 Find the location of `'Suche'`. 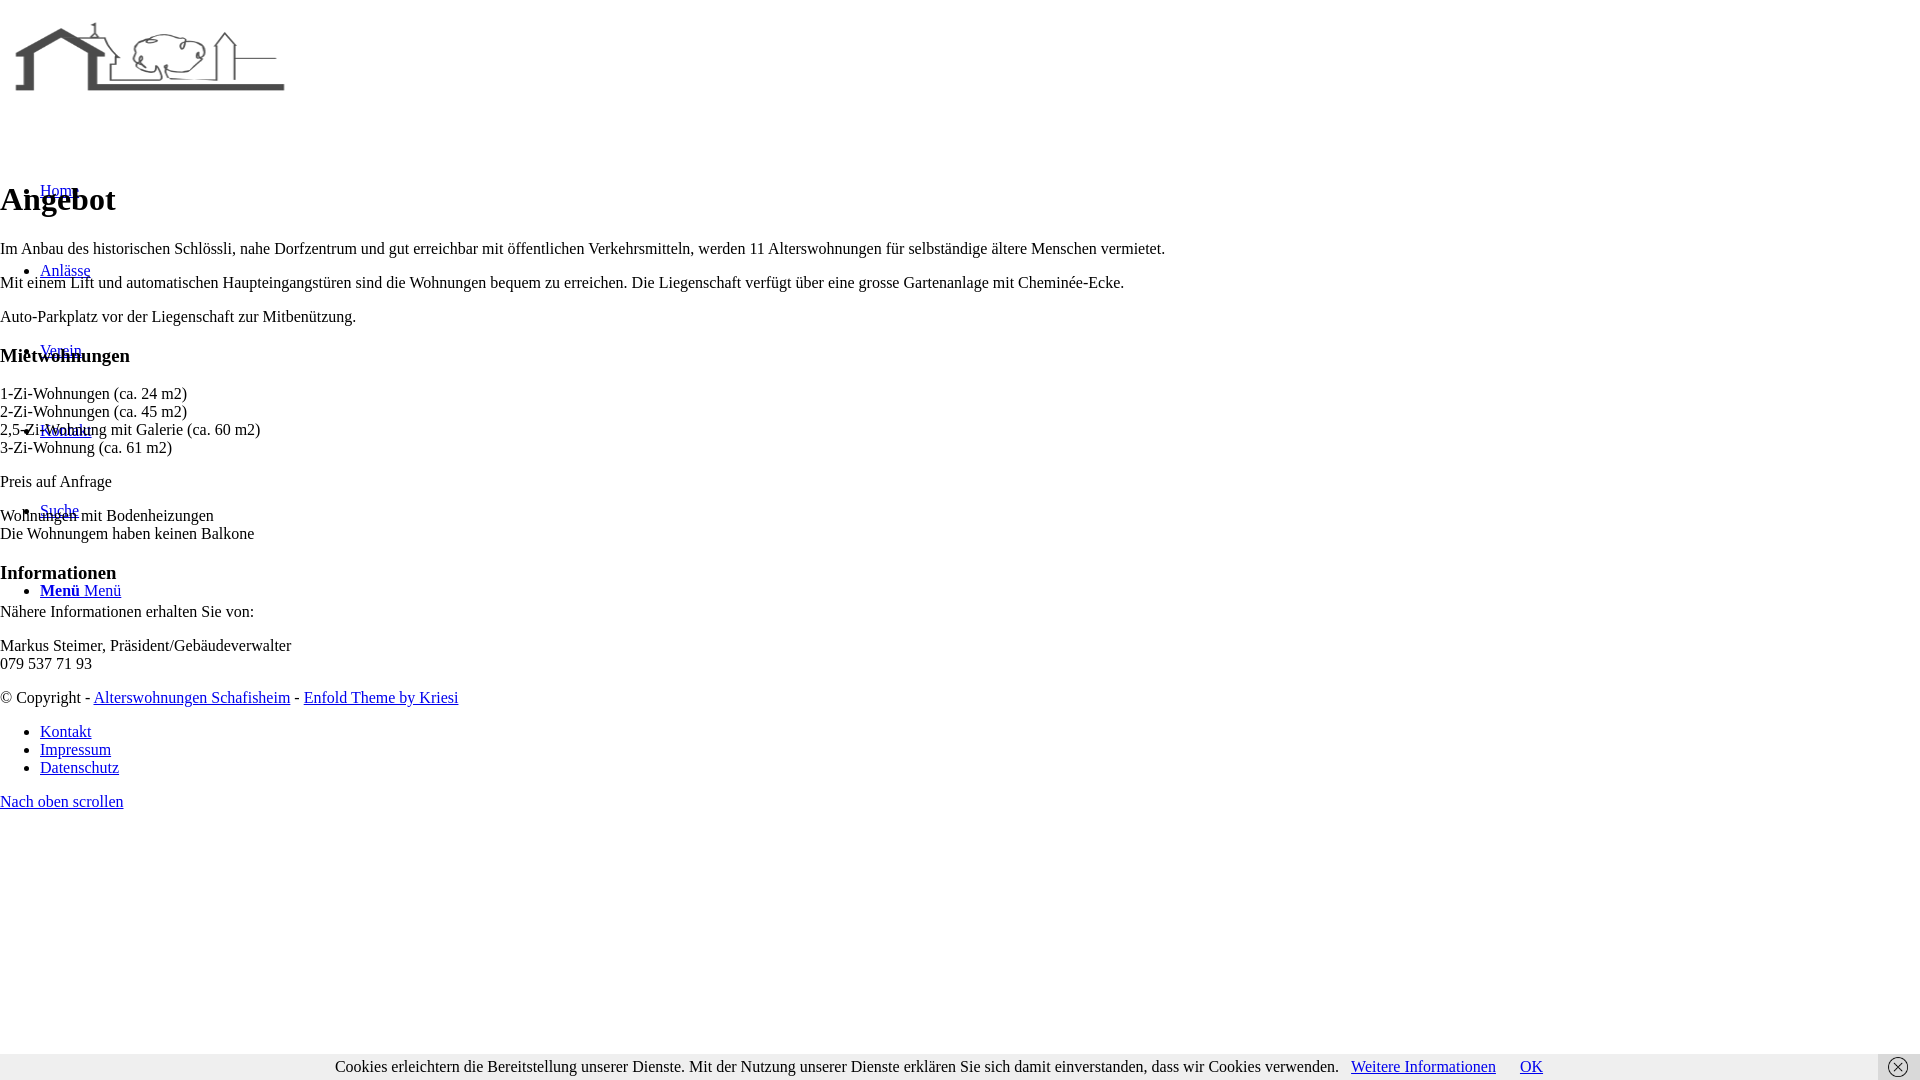

'Suche' is located at coordinates (59, 509).